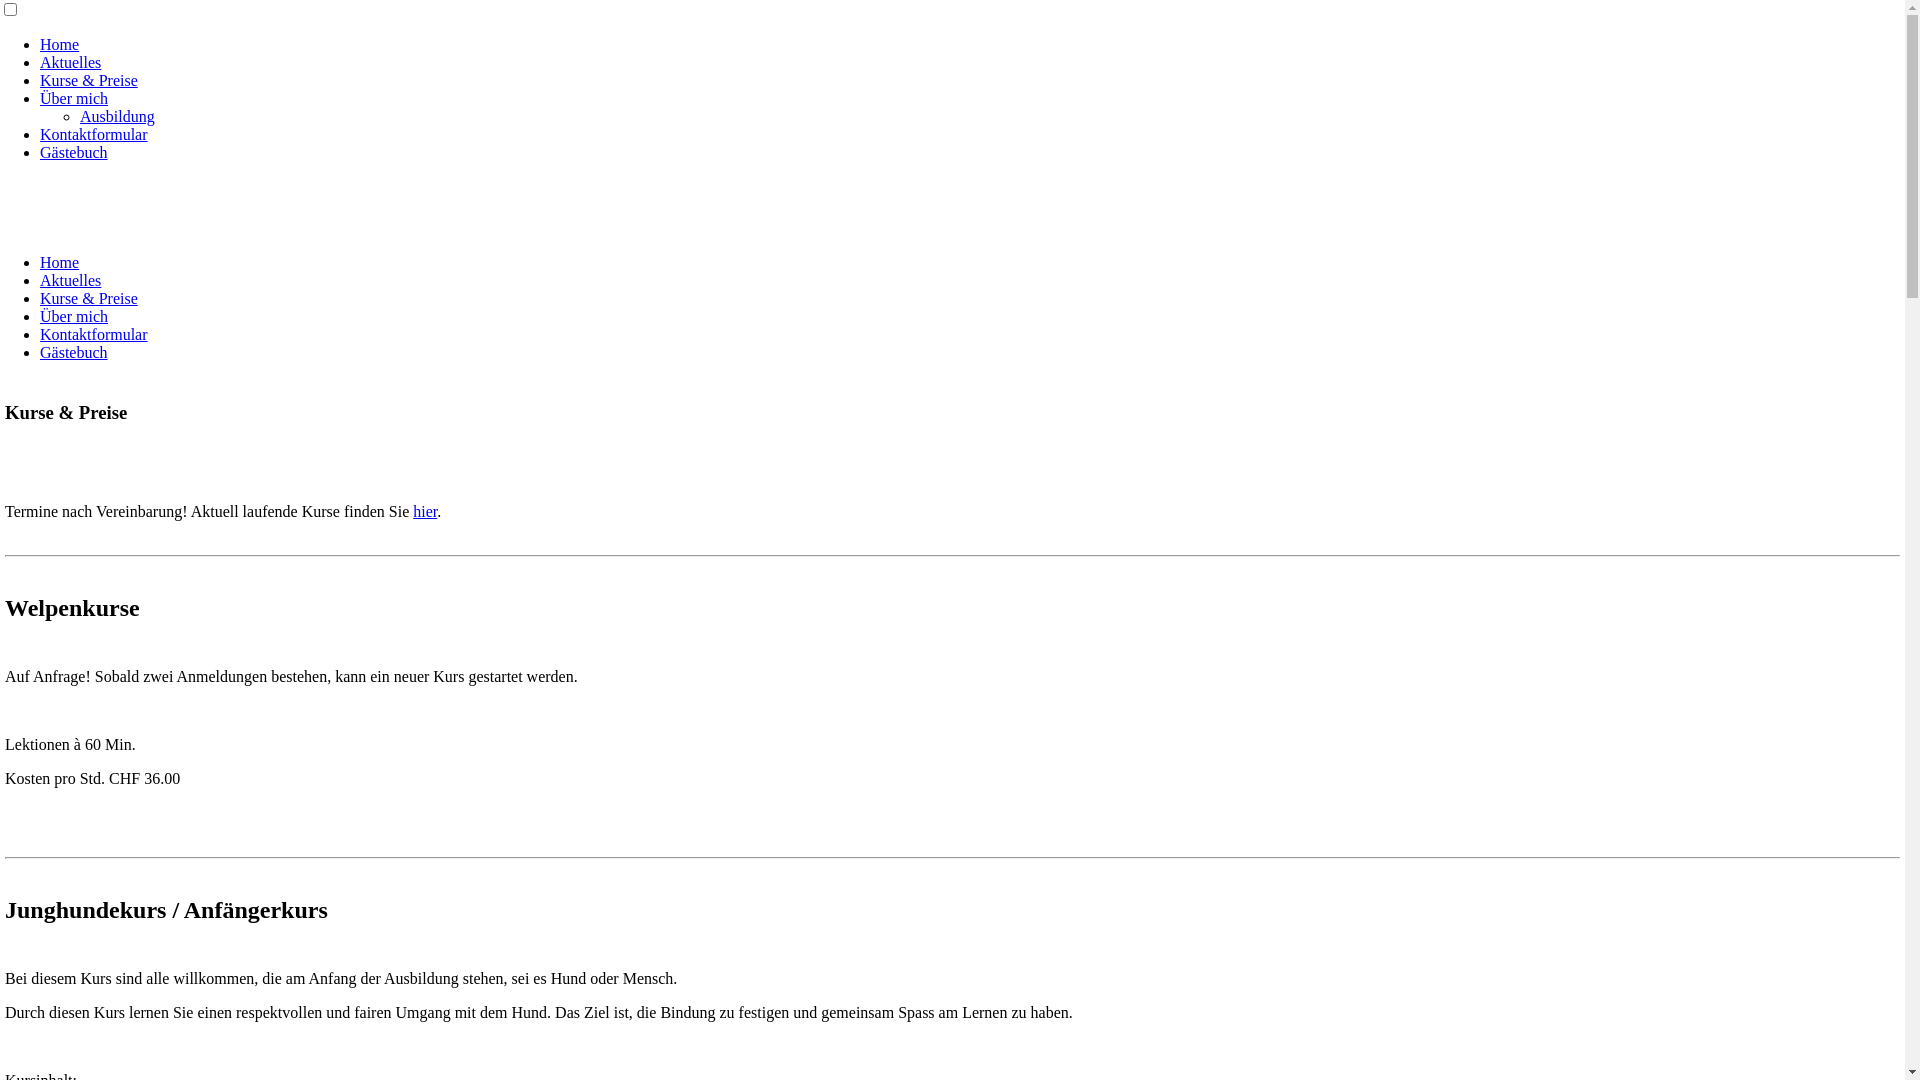 The height and width of the screenshot is (1080, 1920). I want to click on 'Aktuelles', so click(70, 61).